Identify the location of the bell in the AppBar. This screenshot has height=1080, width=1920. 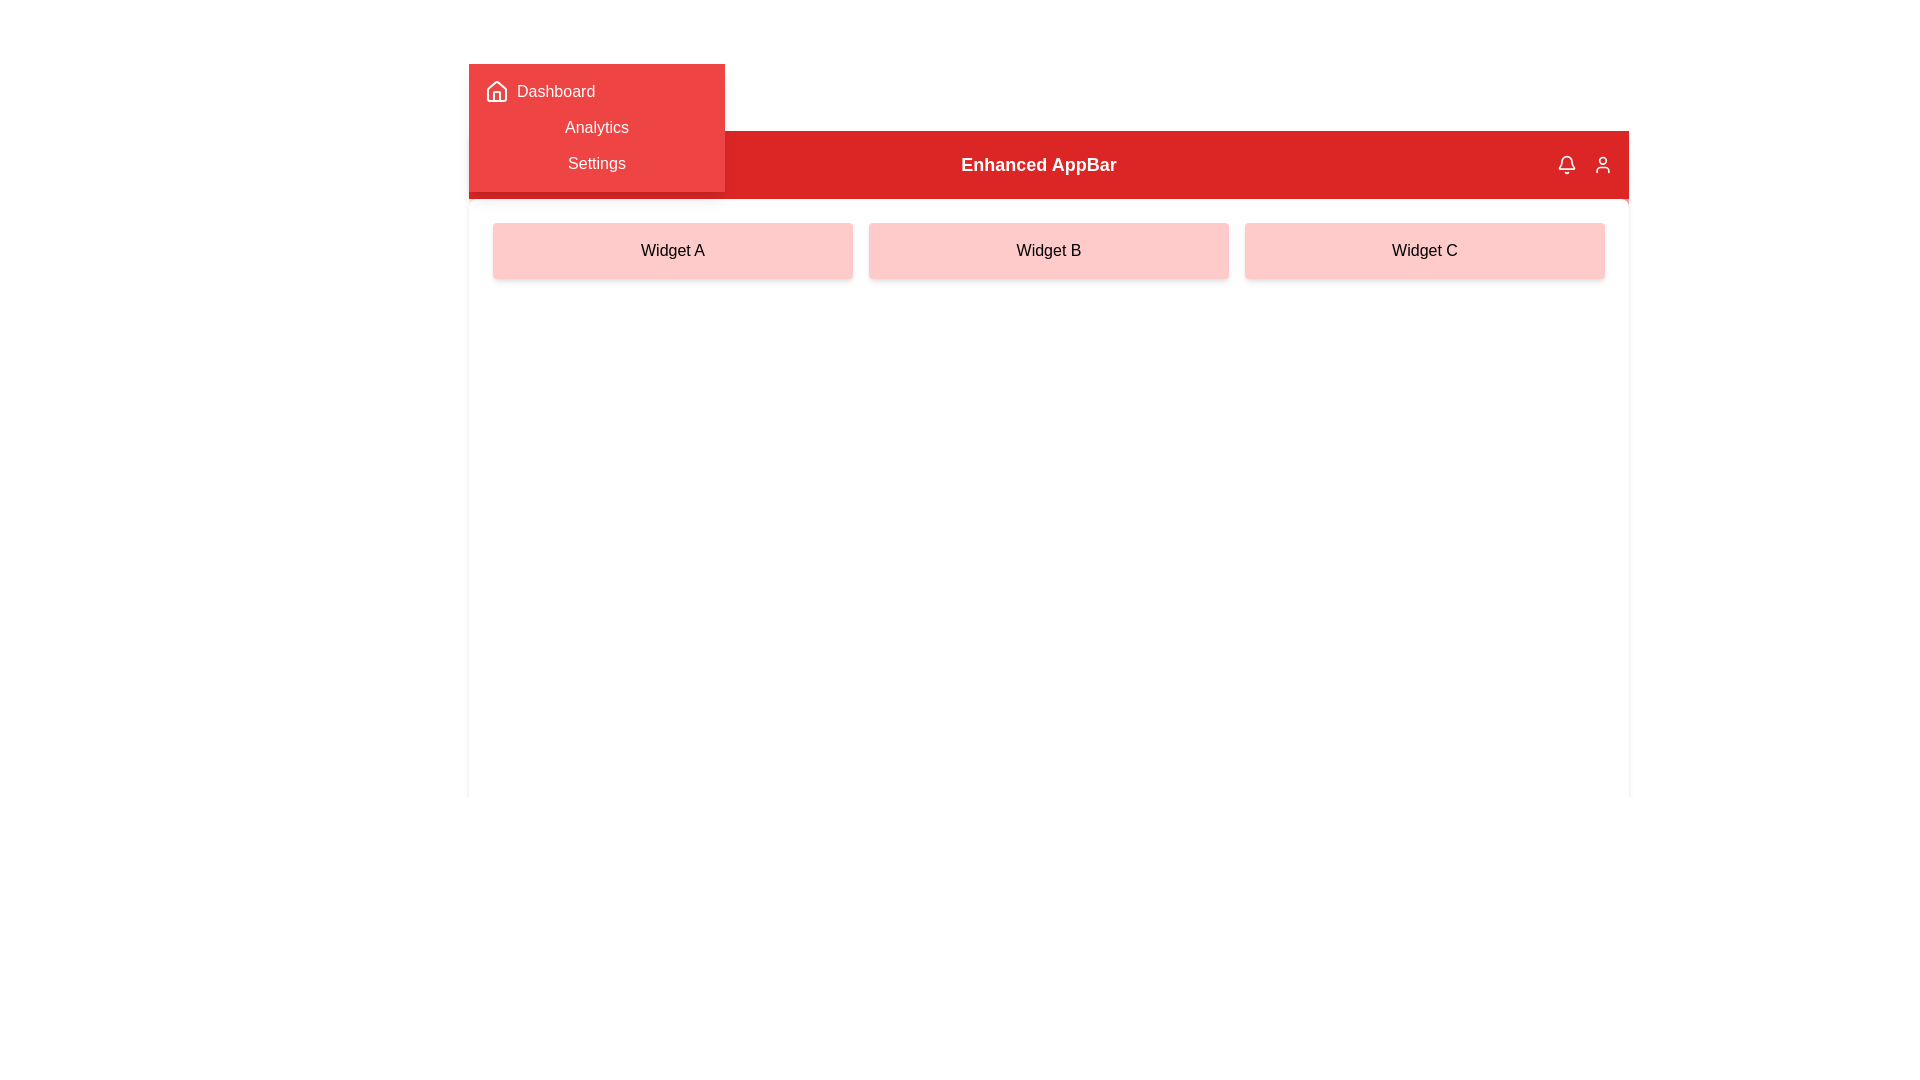
(1565, 164).